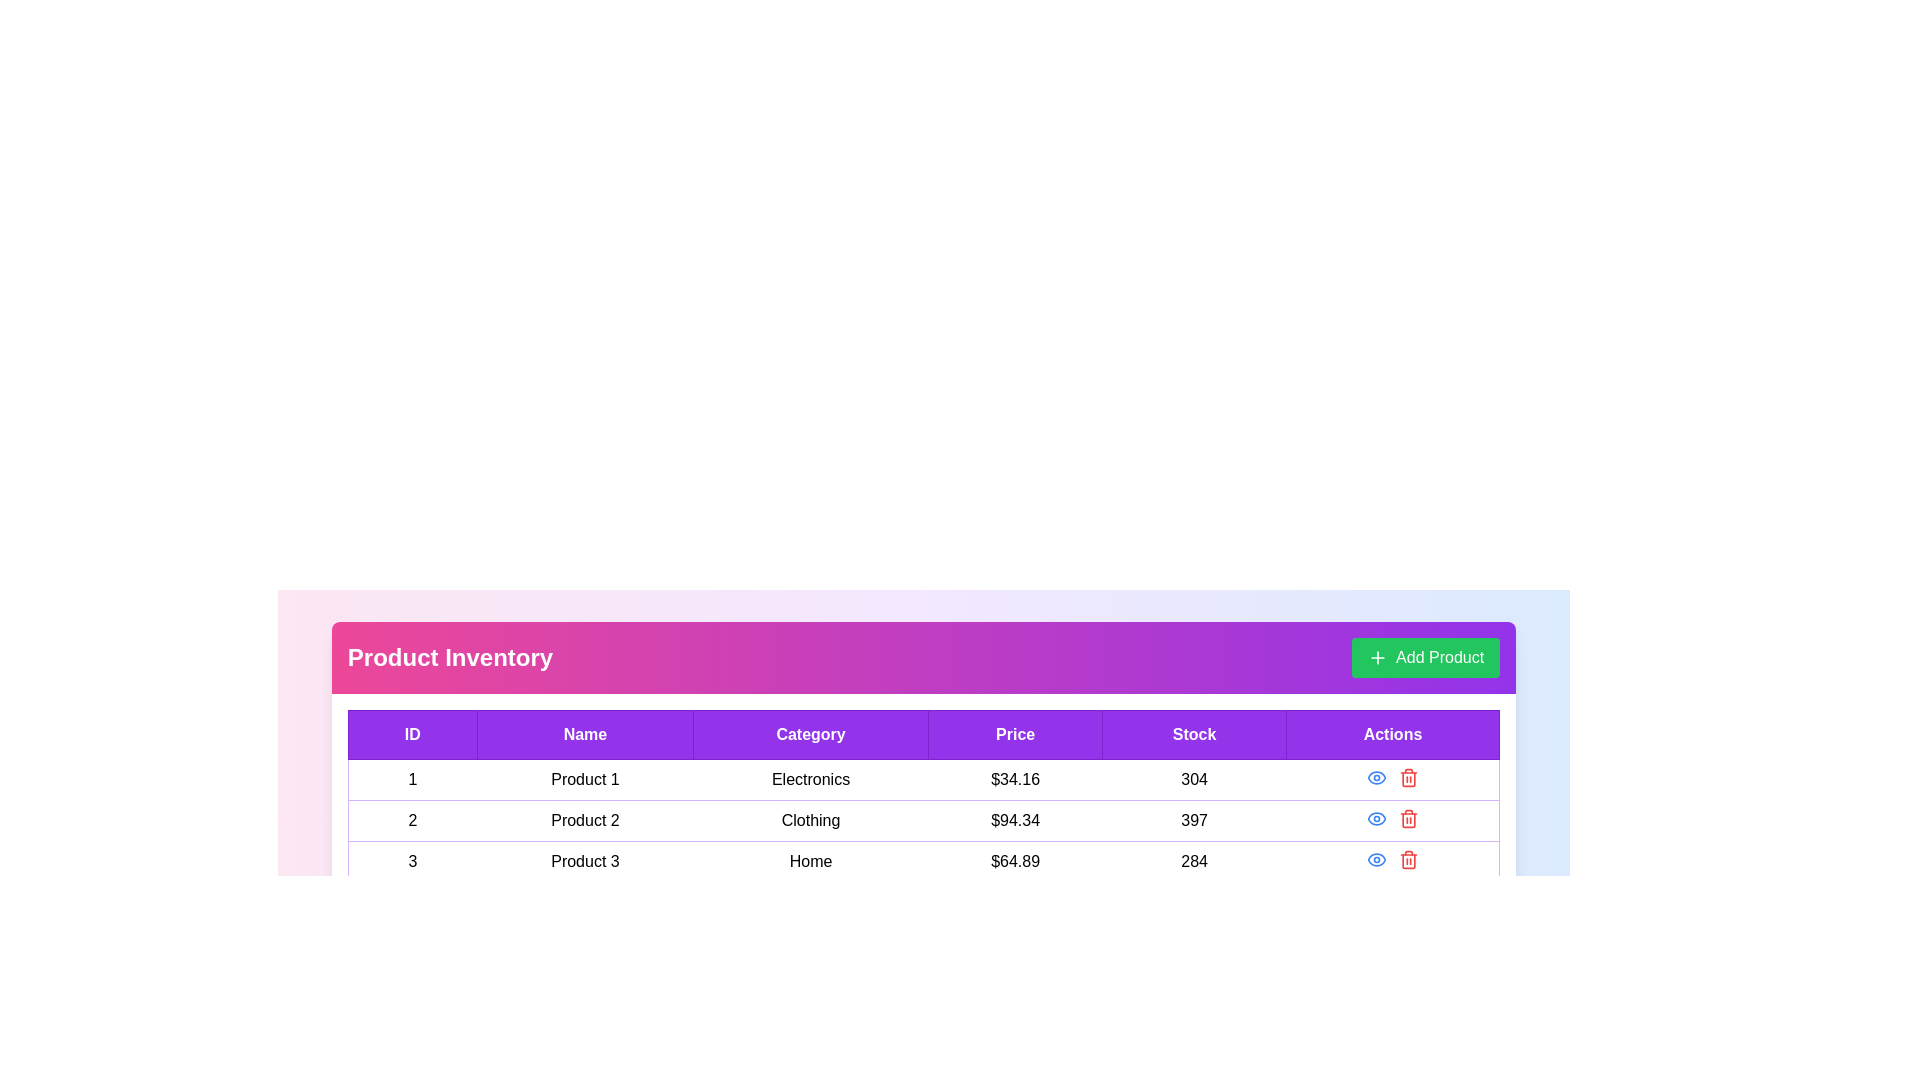 Image resolution: width=1920 pixels, height=1080 pixels. I want to click on the 'Add Product' button to initiate adding a new product, so click(1424, 658).